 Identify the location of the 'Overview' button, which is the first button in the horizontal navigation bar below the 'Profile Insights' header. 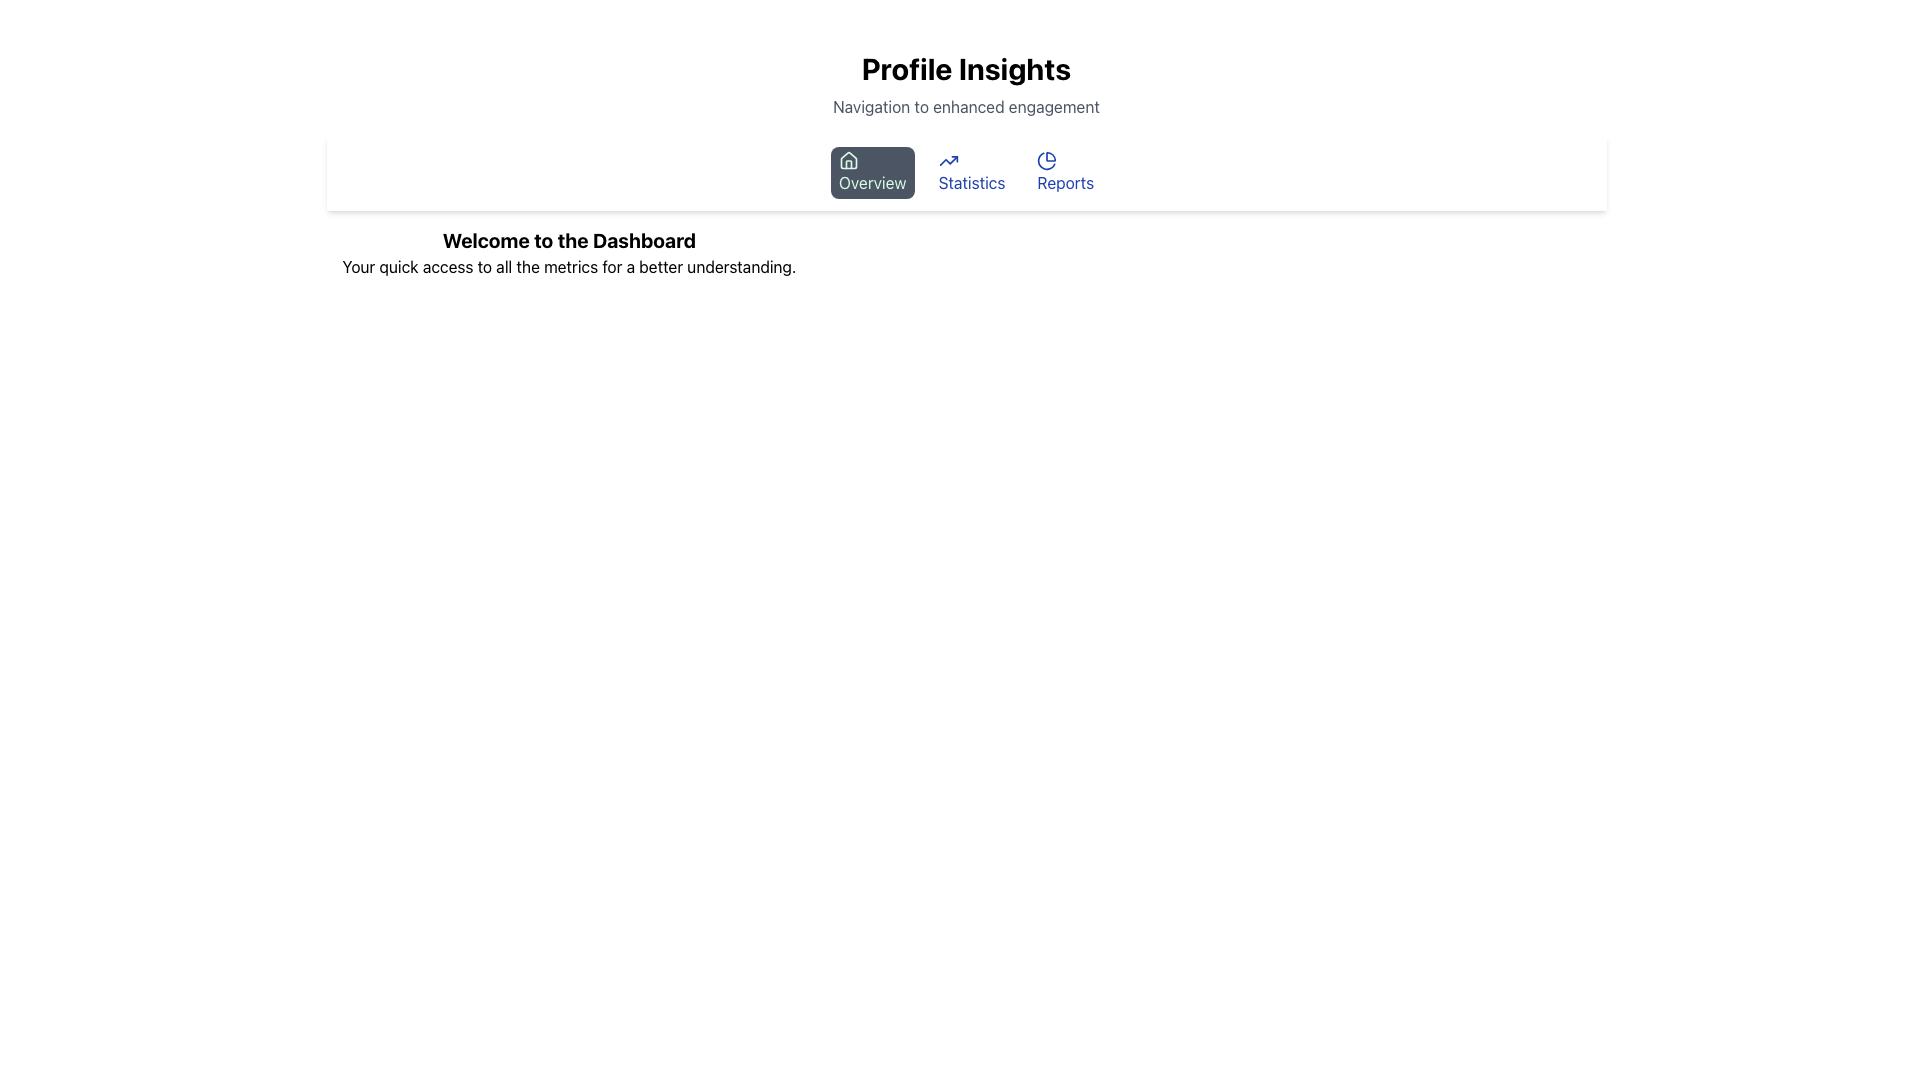
(872, 172).